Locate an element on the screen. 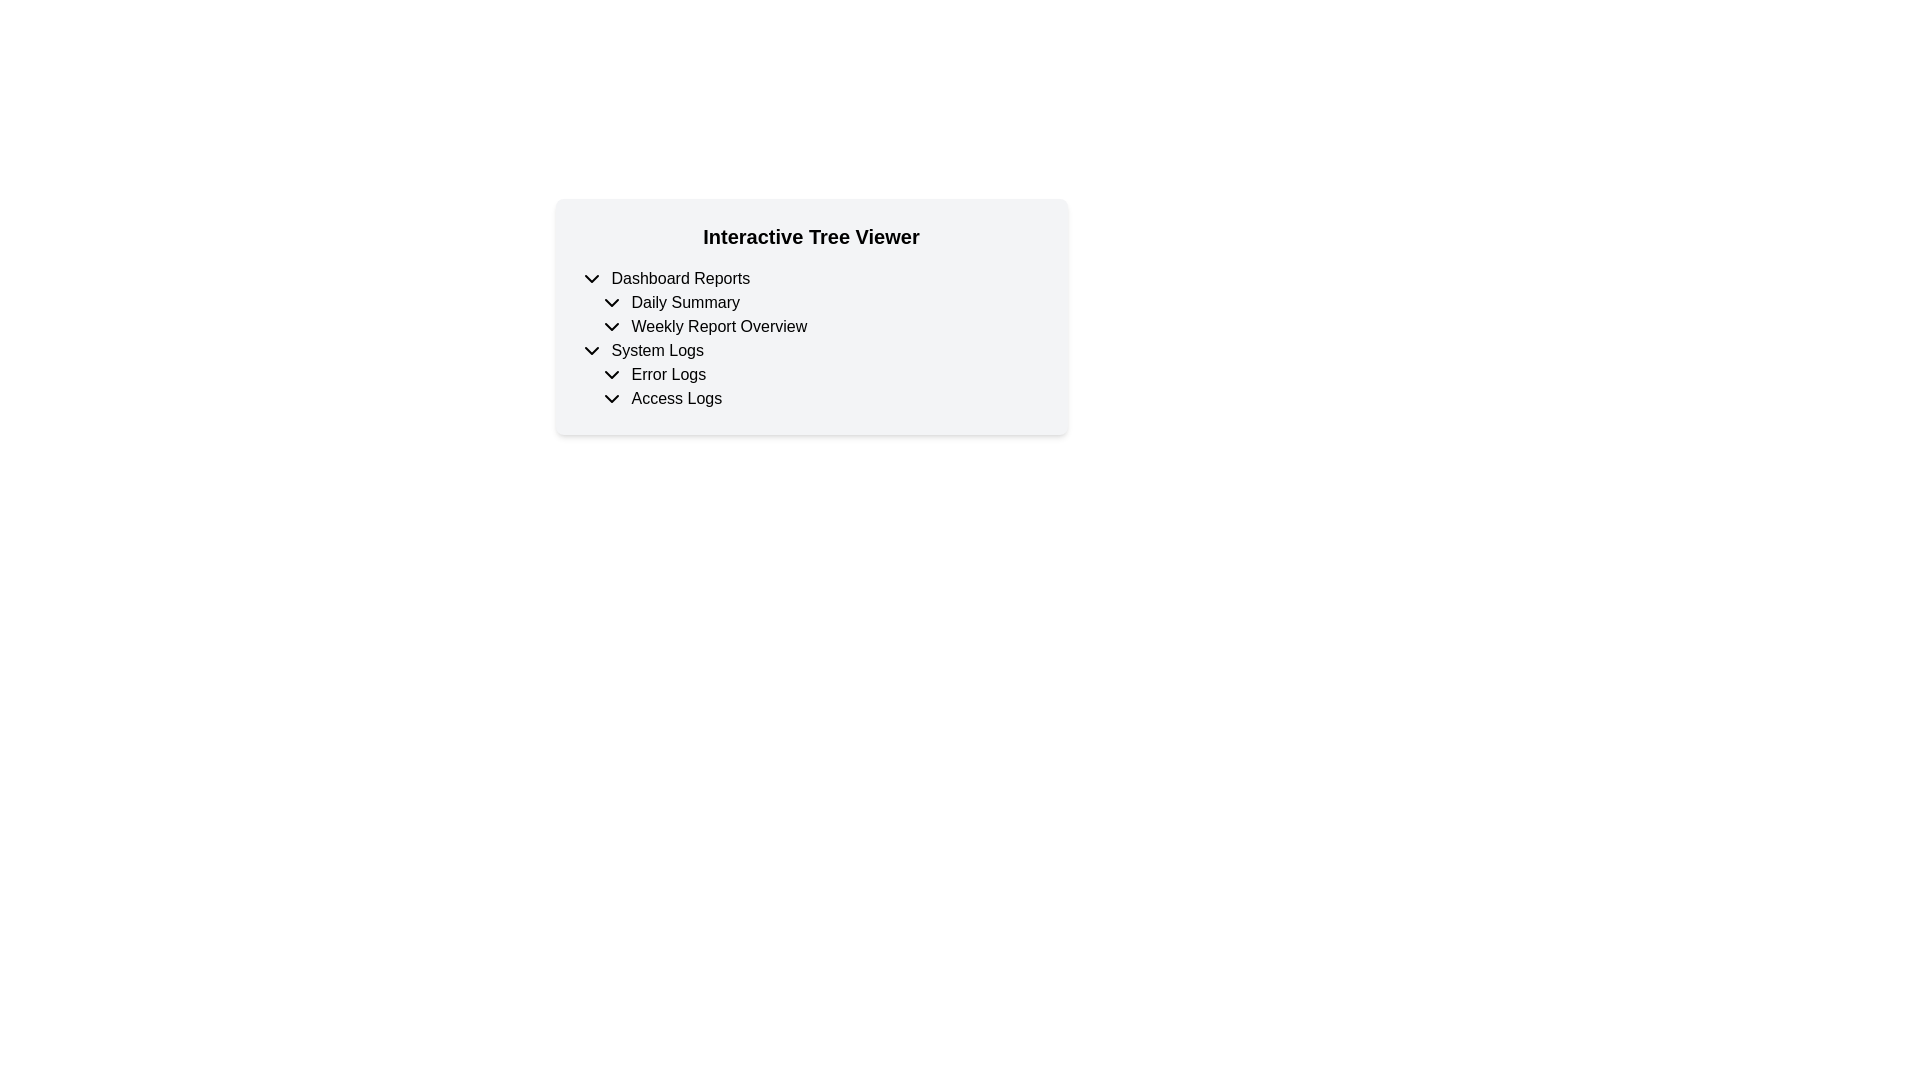 The width and height of the screenshot is (1920, 1080). the 'Access Logs' text label is located at coordinates (676, 398).